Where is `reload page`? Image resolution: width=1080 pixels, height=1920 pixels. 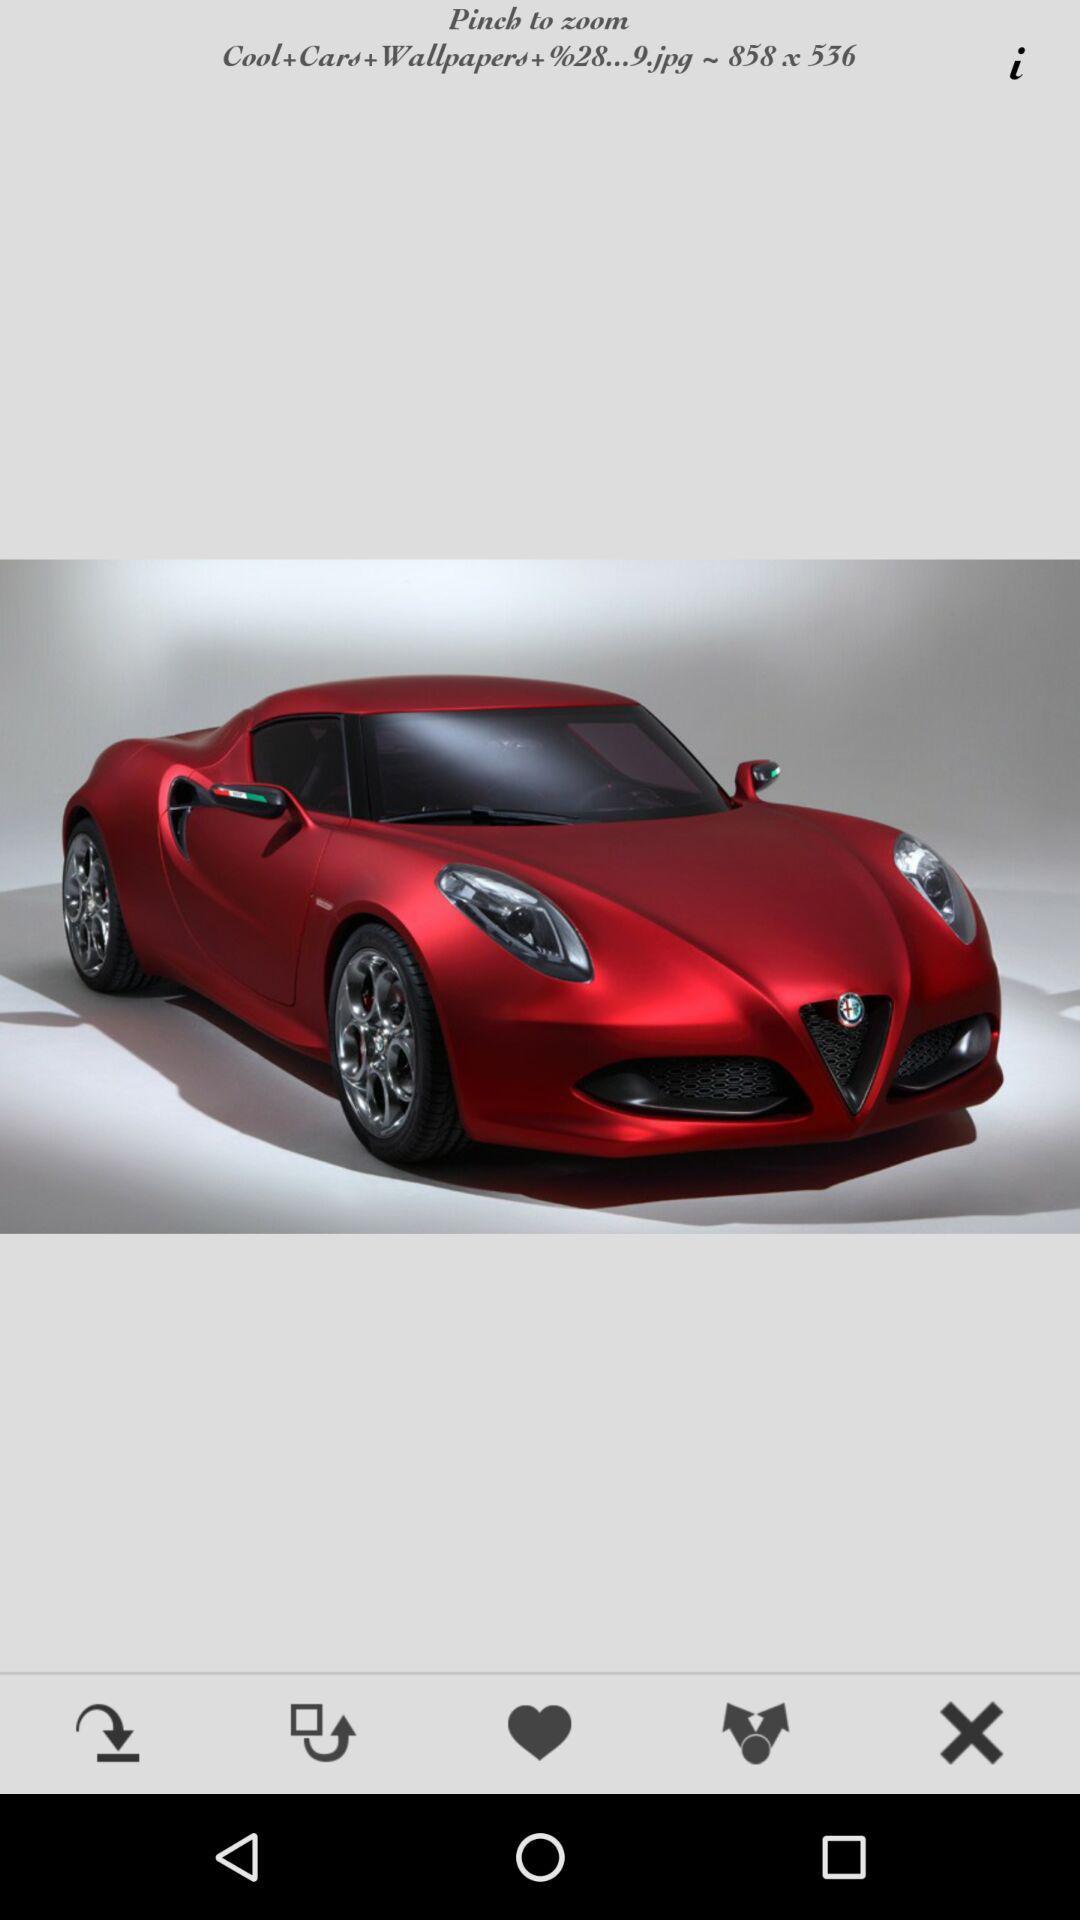 reload page is located at coordinates (108, 1734).